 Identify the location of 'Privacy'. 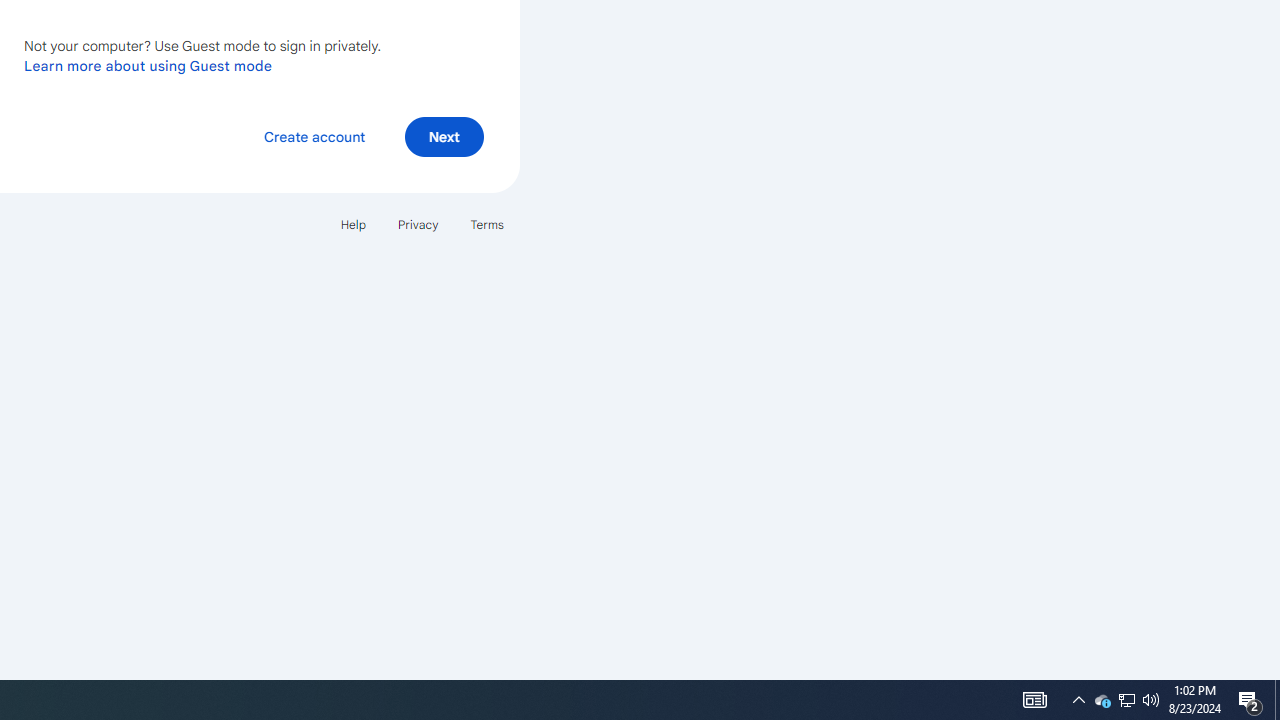
(416, 224).